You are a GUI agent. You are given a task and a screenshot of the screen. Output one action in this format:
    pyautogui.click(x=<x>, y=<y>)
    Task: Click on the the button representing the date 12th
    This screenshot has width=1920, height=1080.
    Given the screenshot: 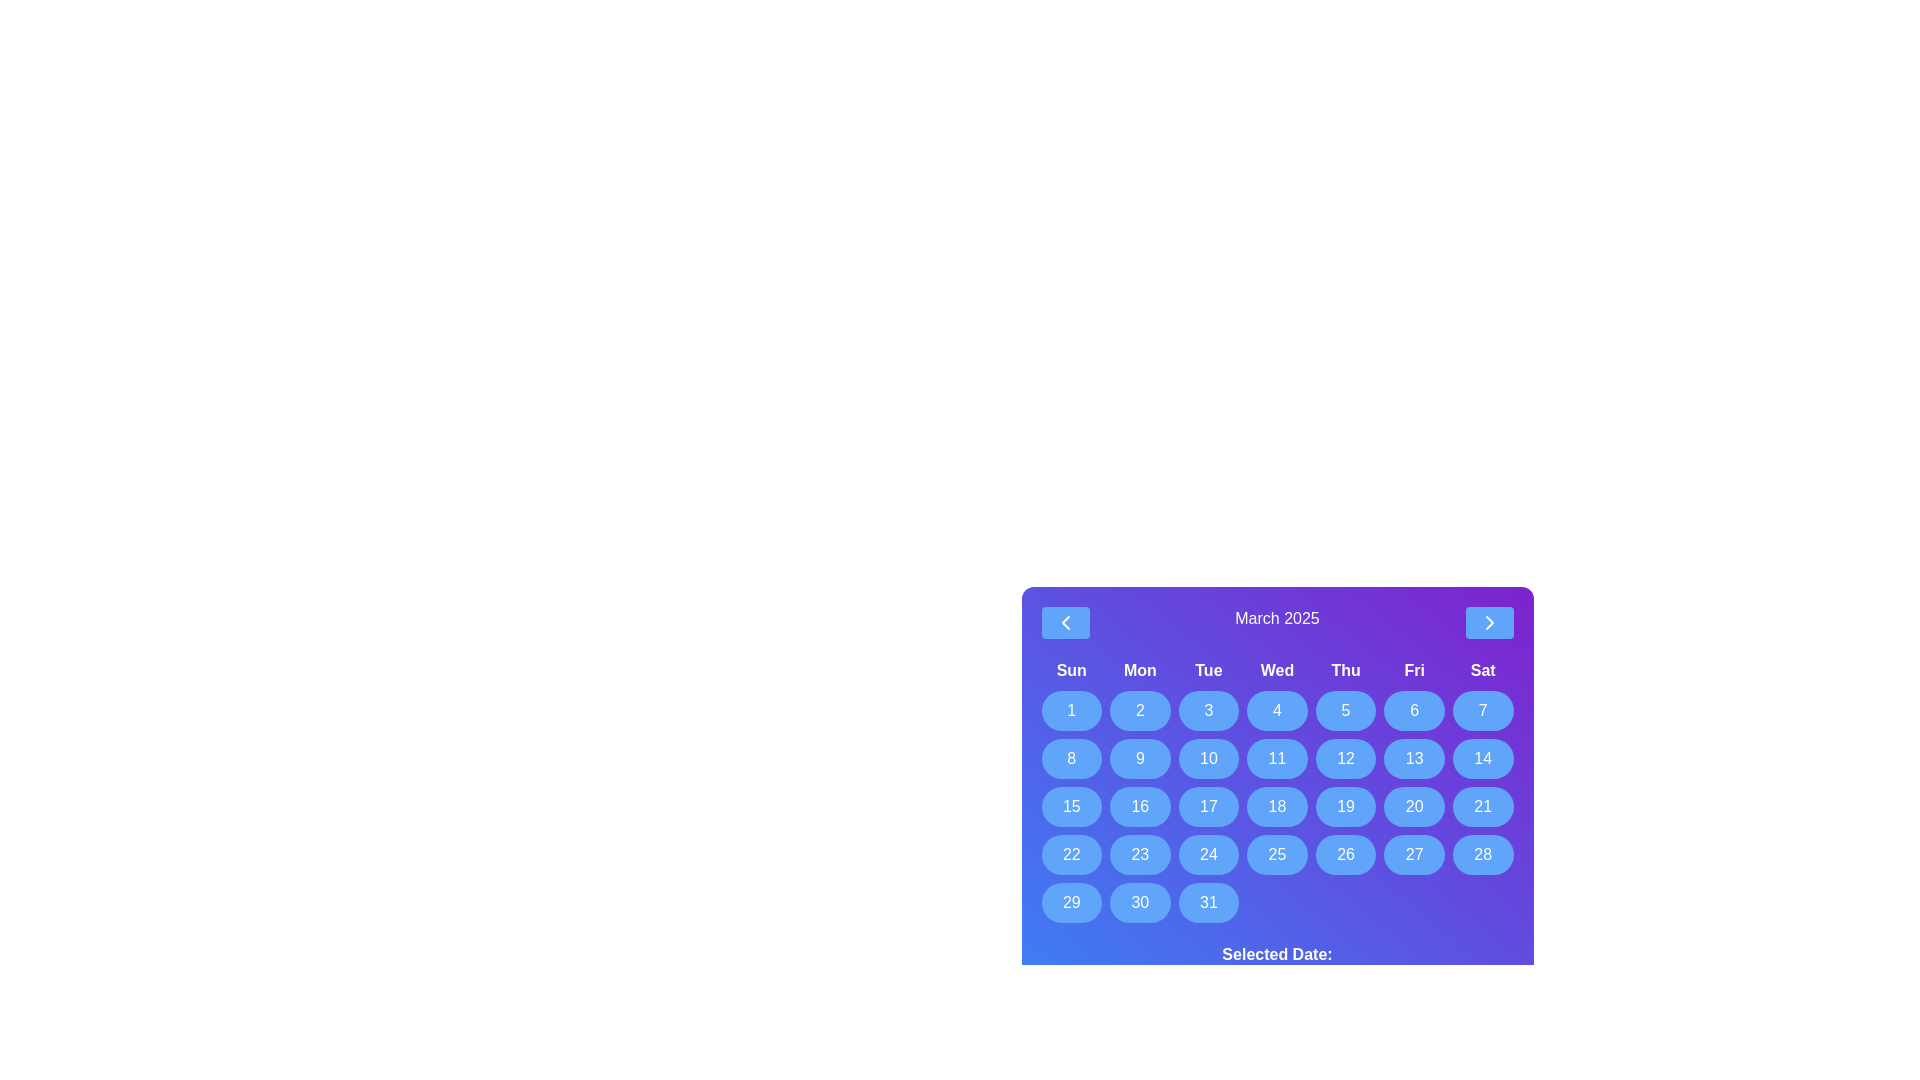 What is the action you would take?
    pyautogui.click(x=1346, y=759)
    